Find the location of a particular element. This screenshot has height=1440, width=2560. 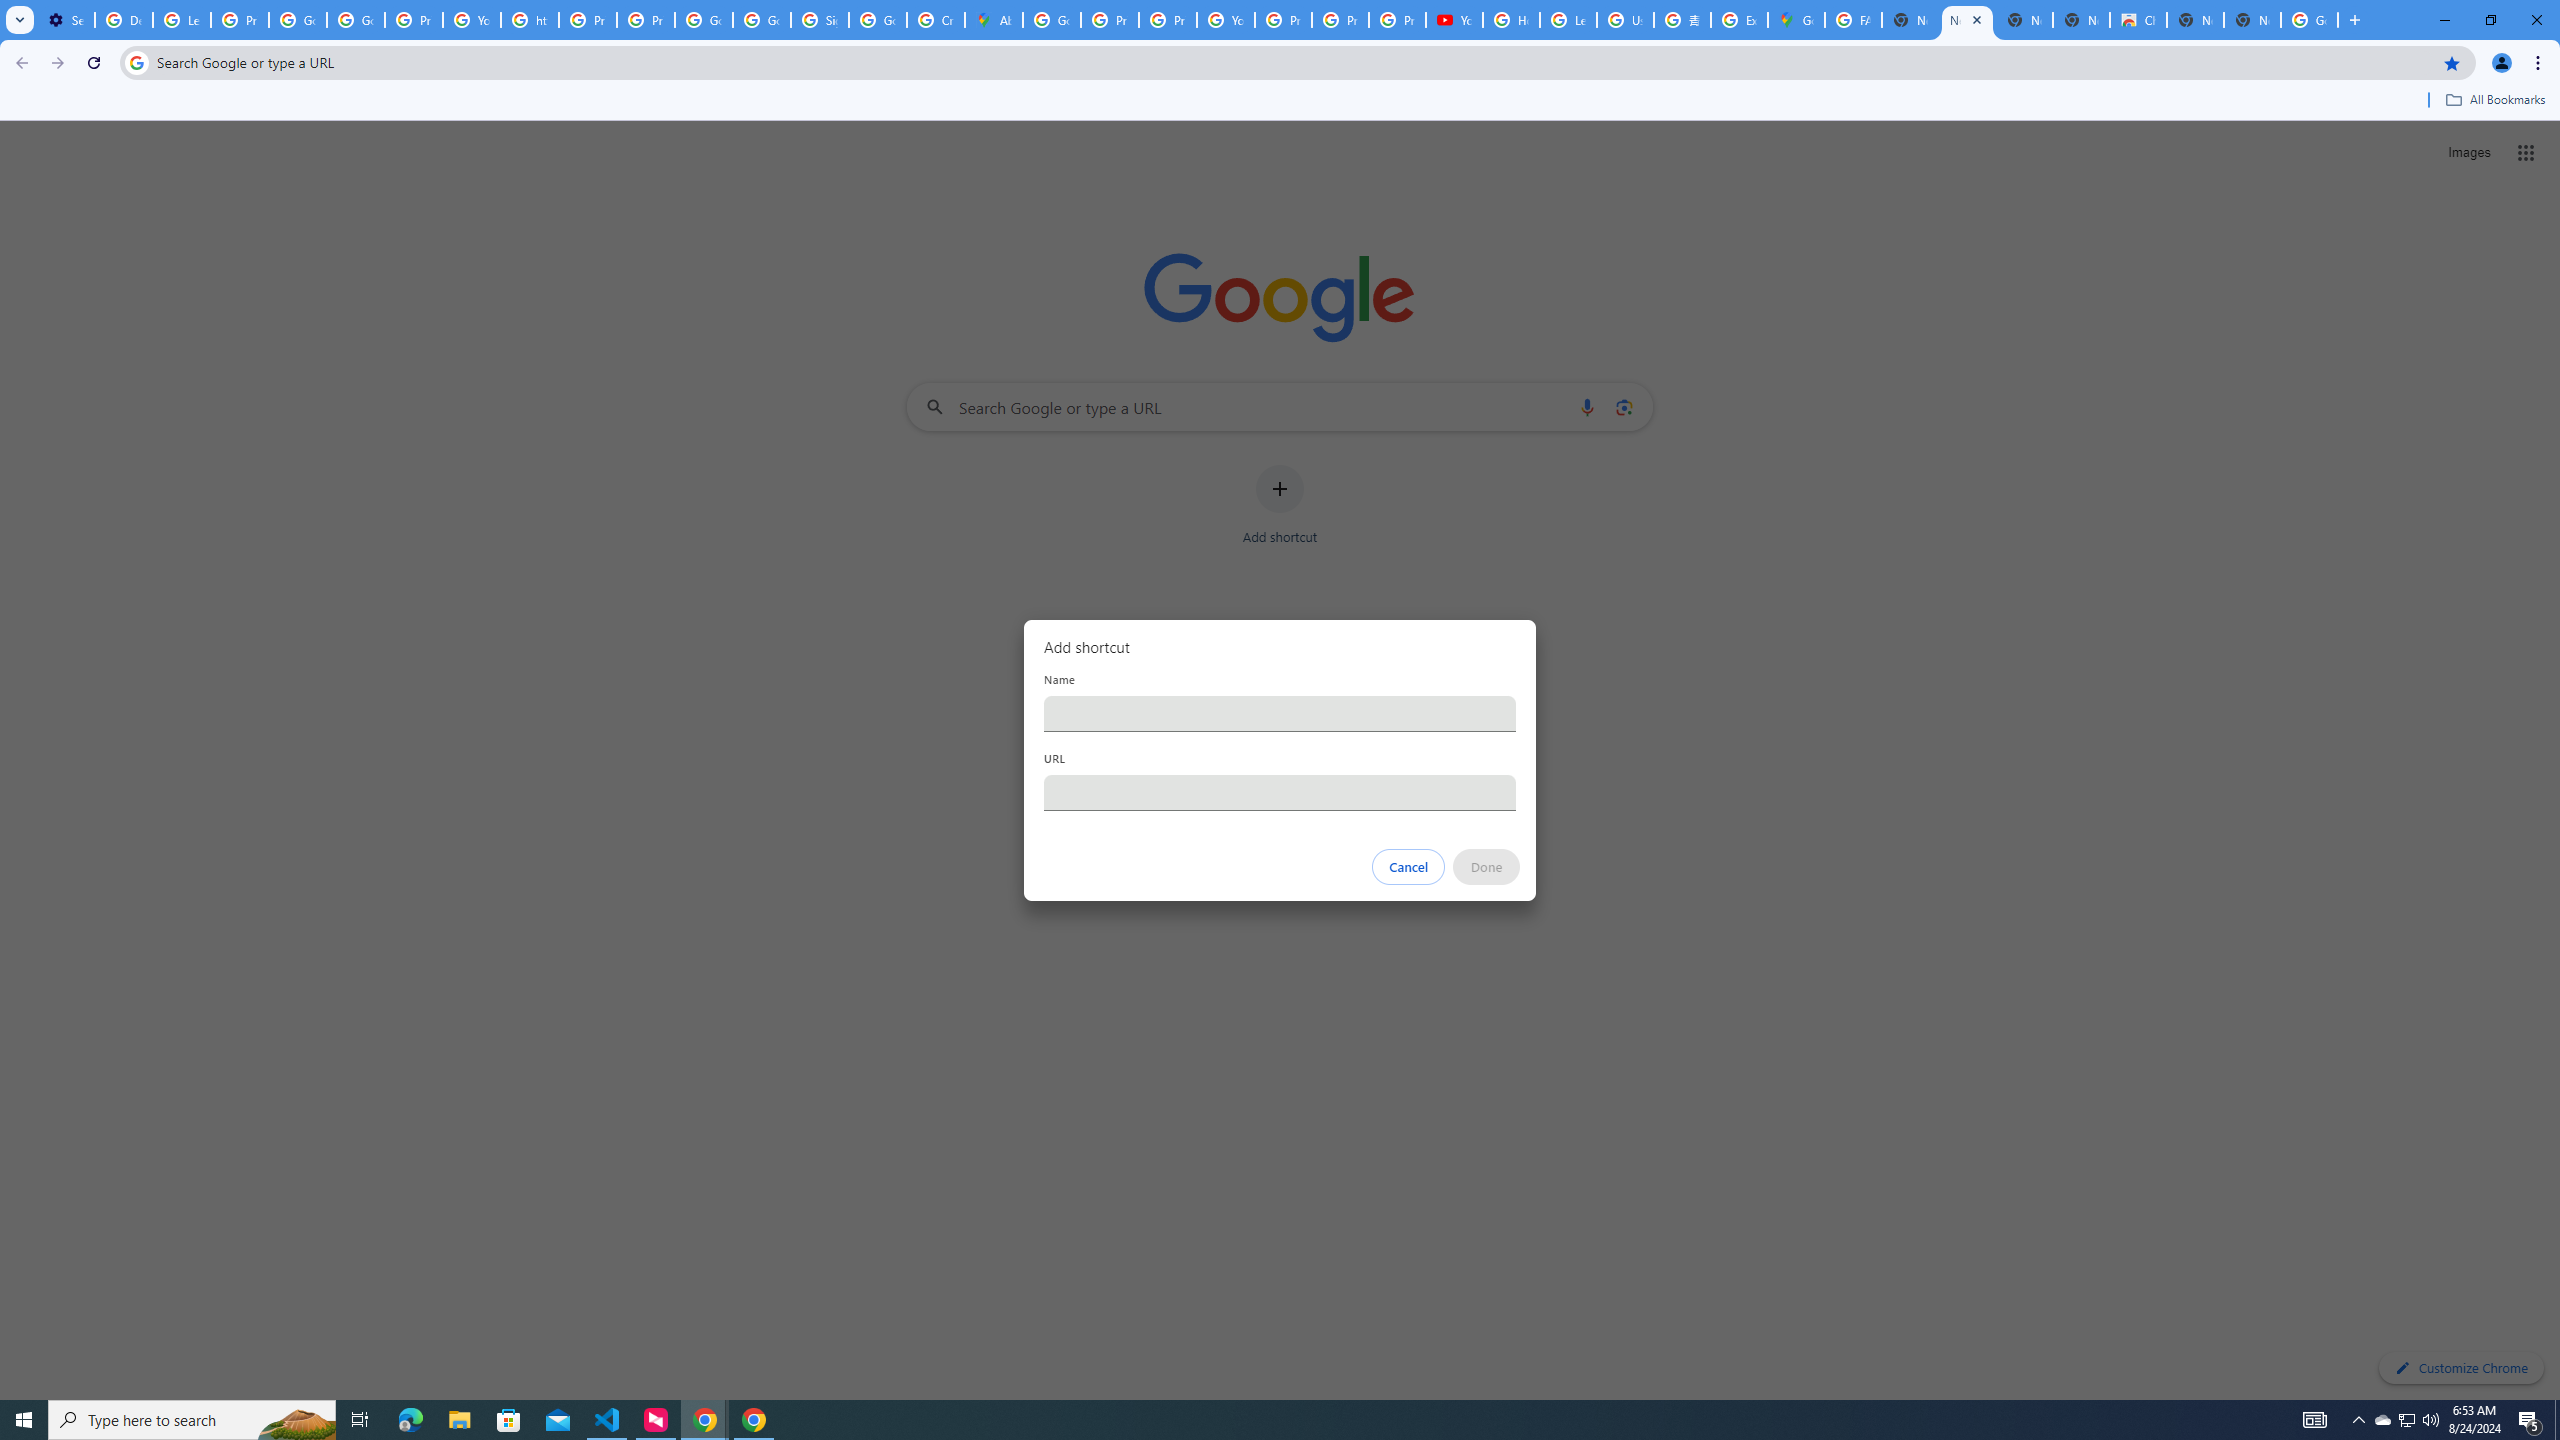

'Cancel' is located at coordinates (1409, 866).